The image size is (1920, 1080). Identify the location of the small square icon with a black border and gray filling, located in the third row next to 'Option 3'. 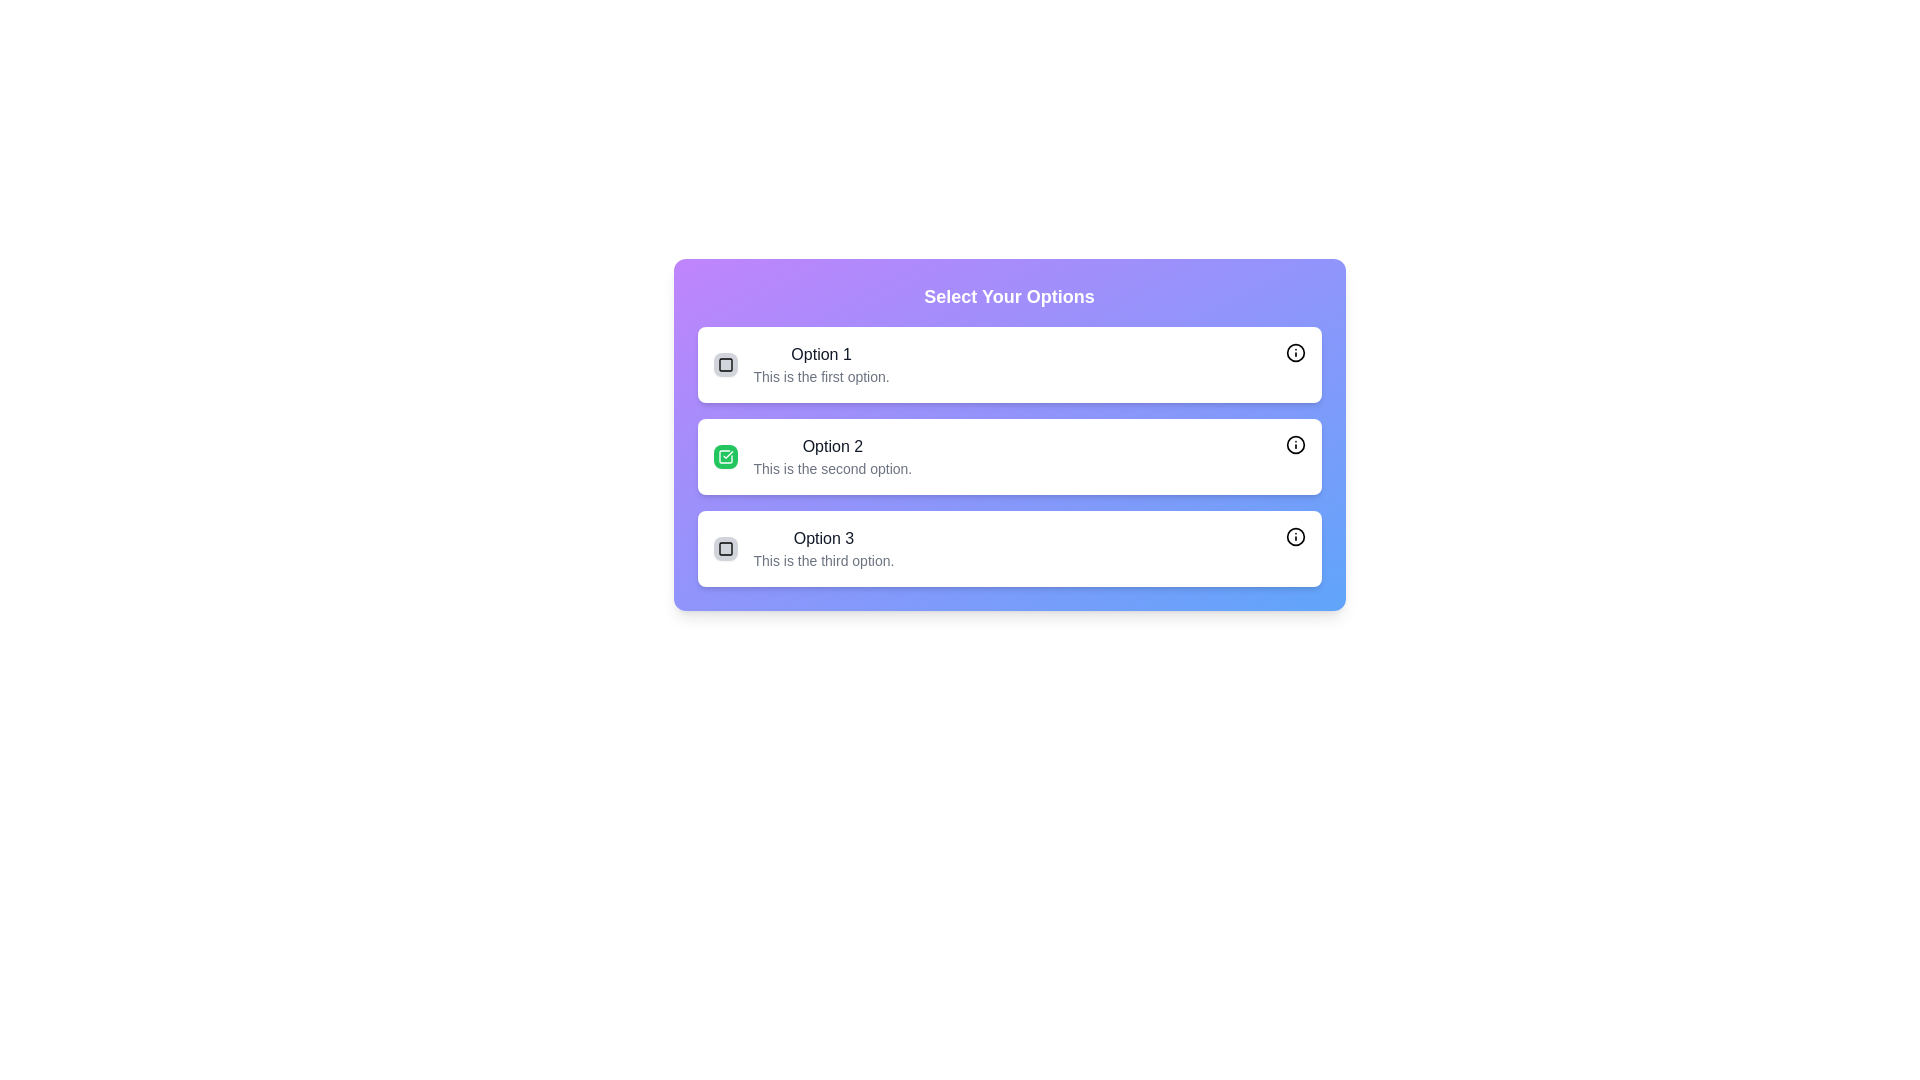
(724, 548).